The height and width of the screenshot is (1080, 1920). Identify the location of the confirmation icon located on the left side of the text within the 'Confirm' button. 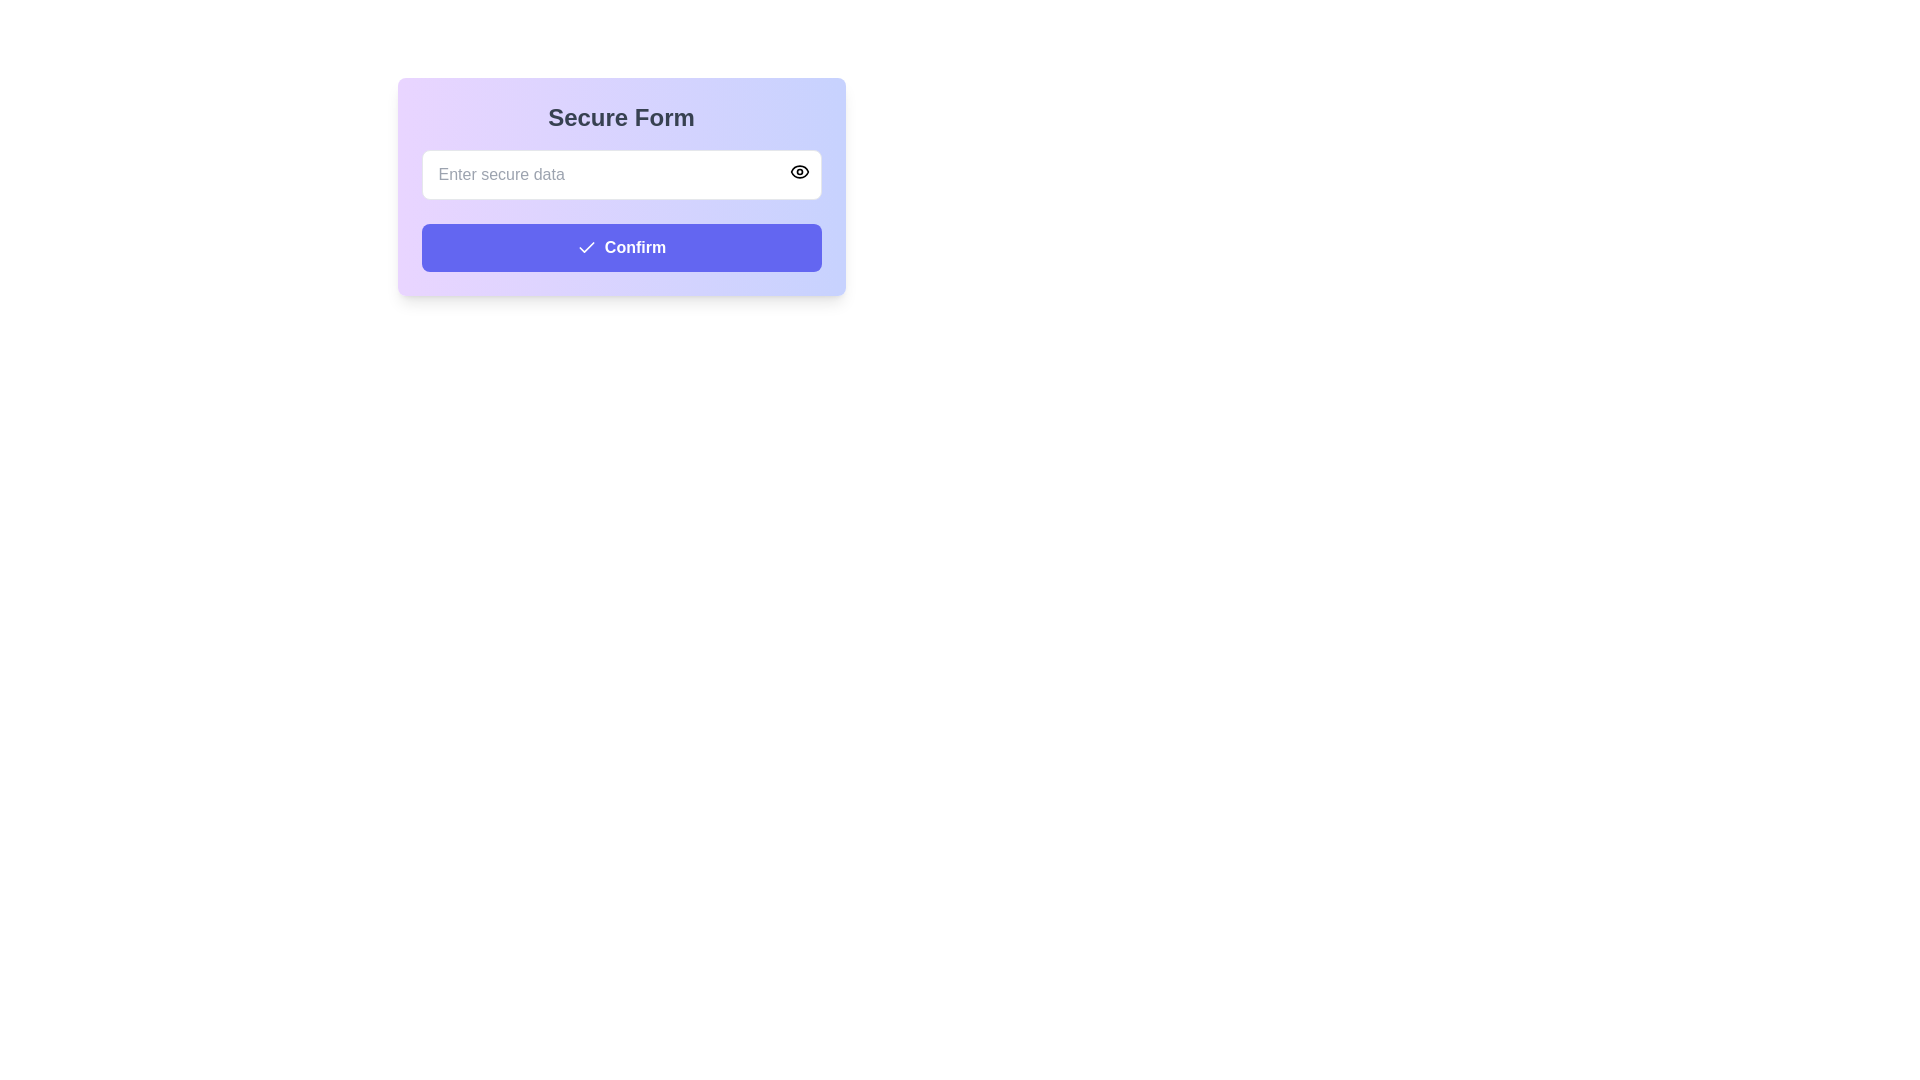
(585, 246).